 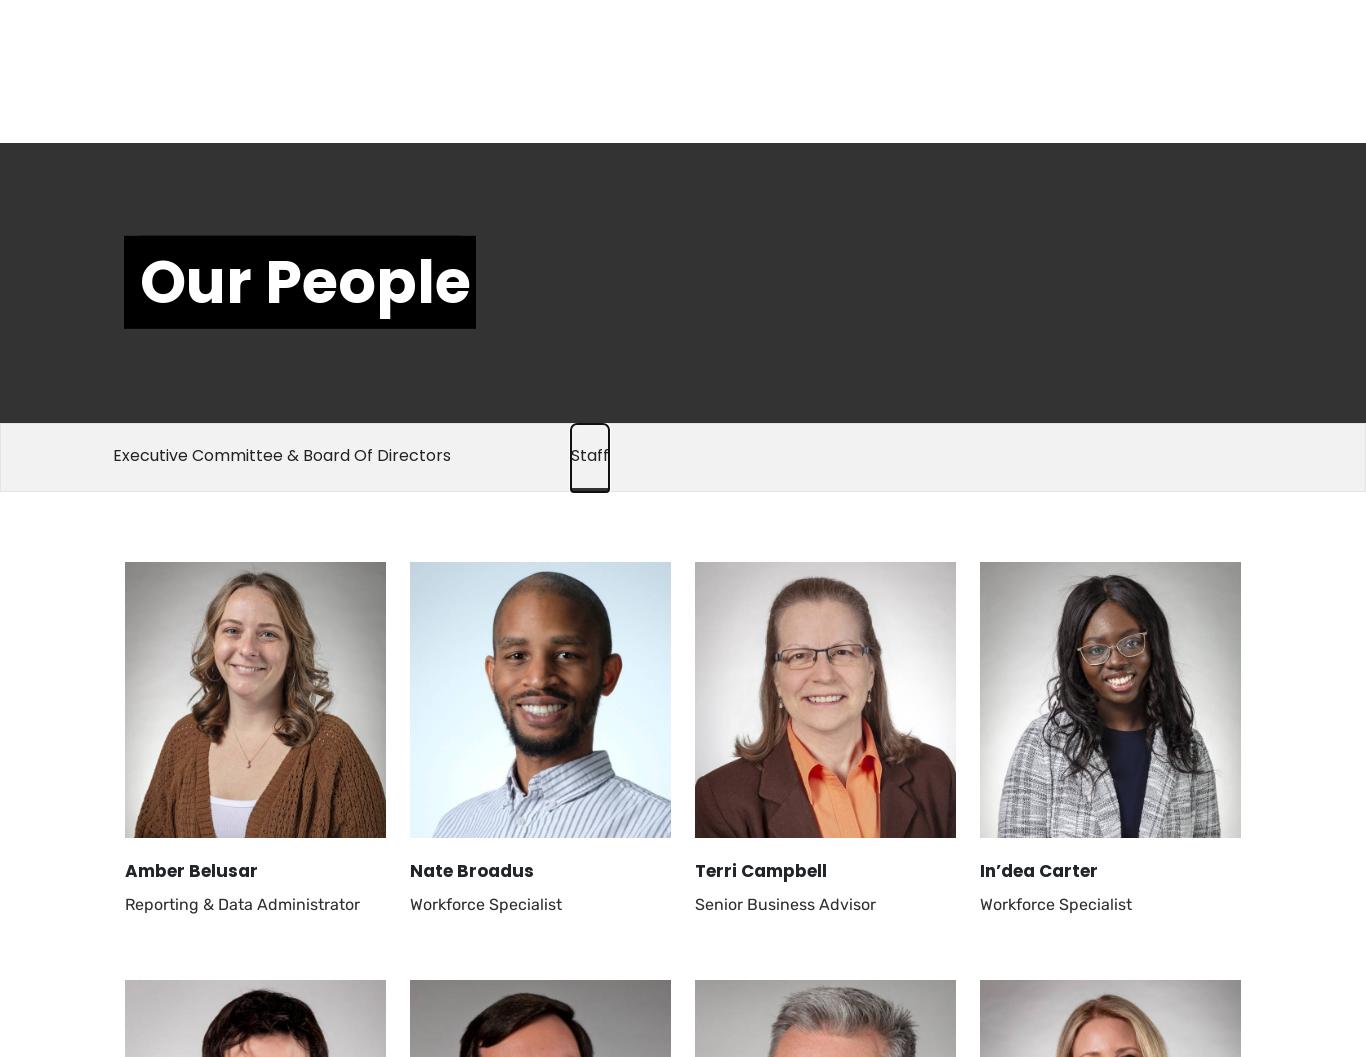 What do you see at coordinates (1031, 505) in the screenshot?
I see `'Mark Sewell'` at bounding box center [1031, 505].